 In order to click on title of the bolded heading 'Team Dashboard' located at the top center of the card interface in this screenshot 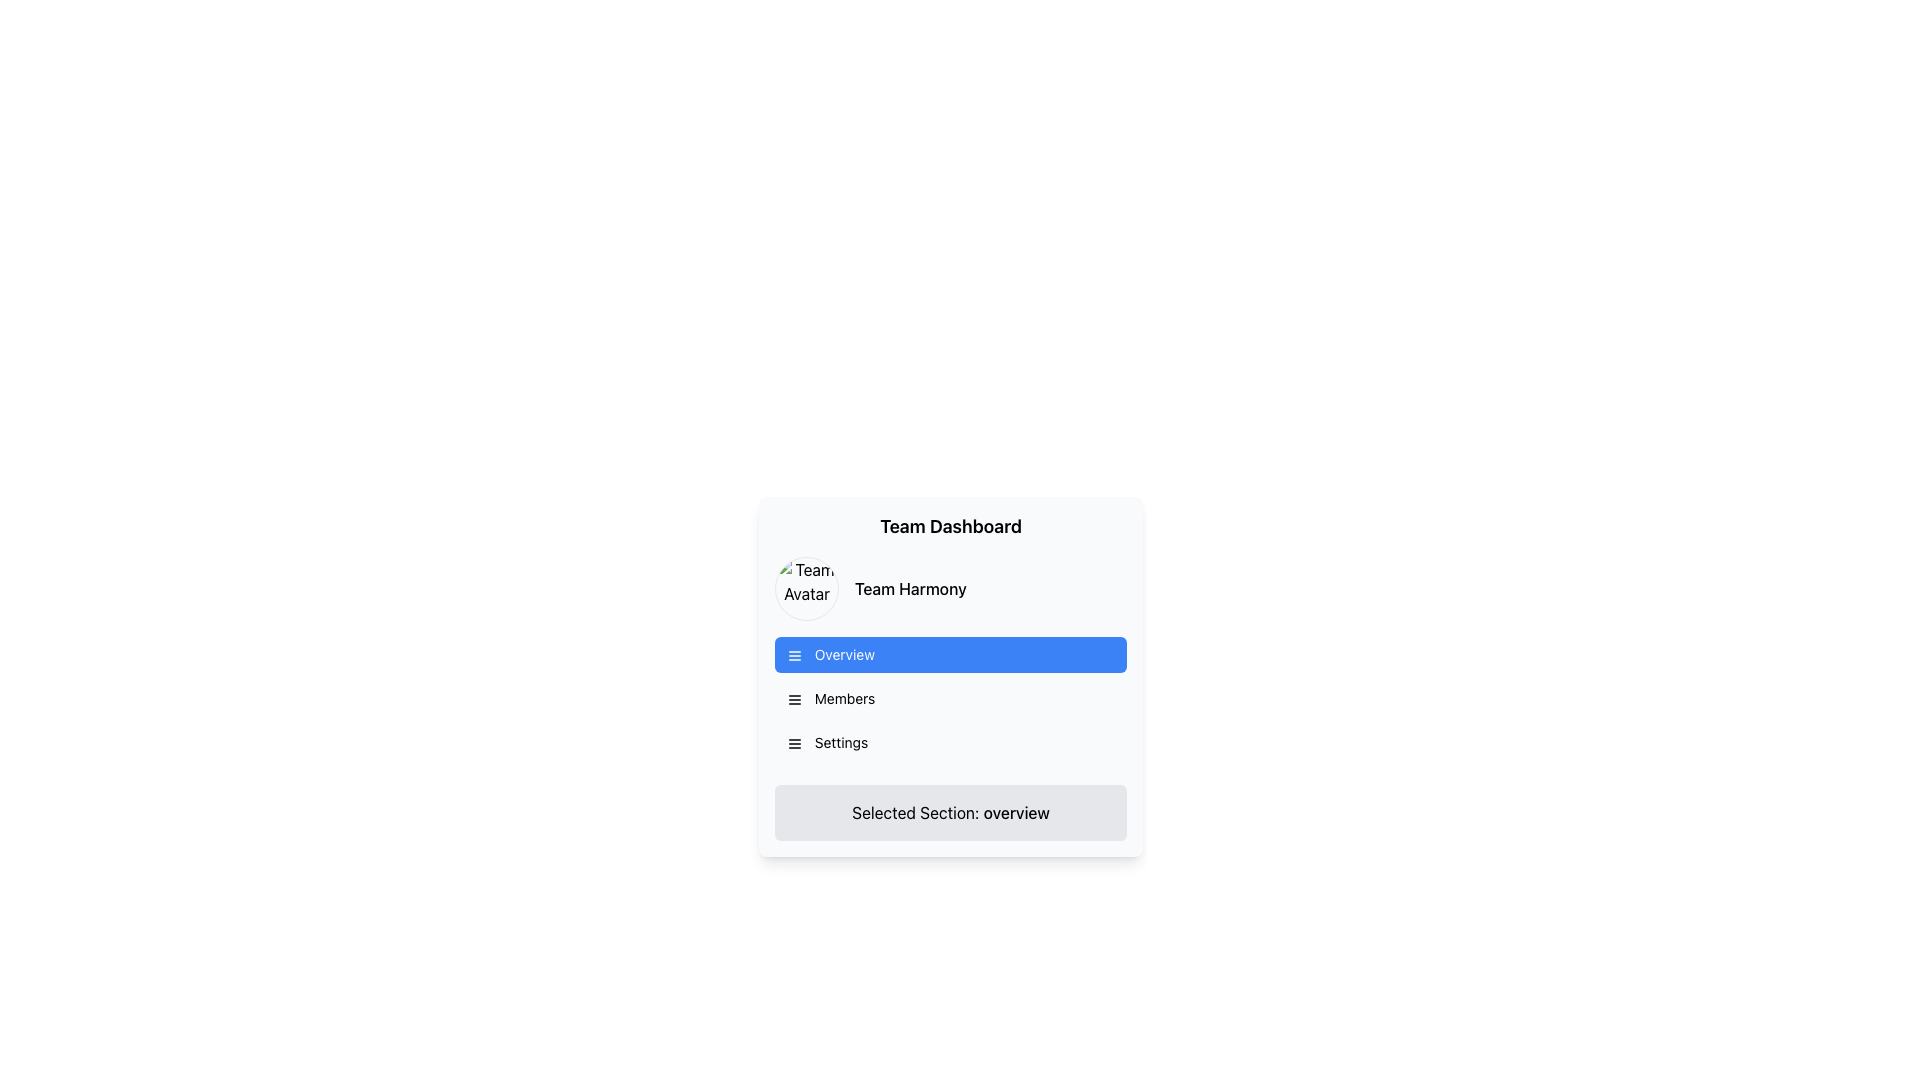, I will do `click(949, 526)`.